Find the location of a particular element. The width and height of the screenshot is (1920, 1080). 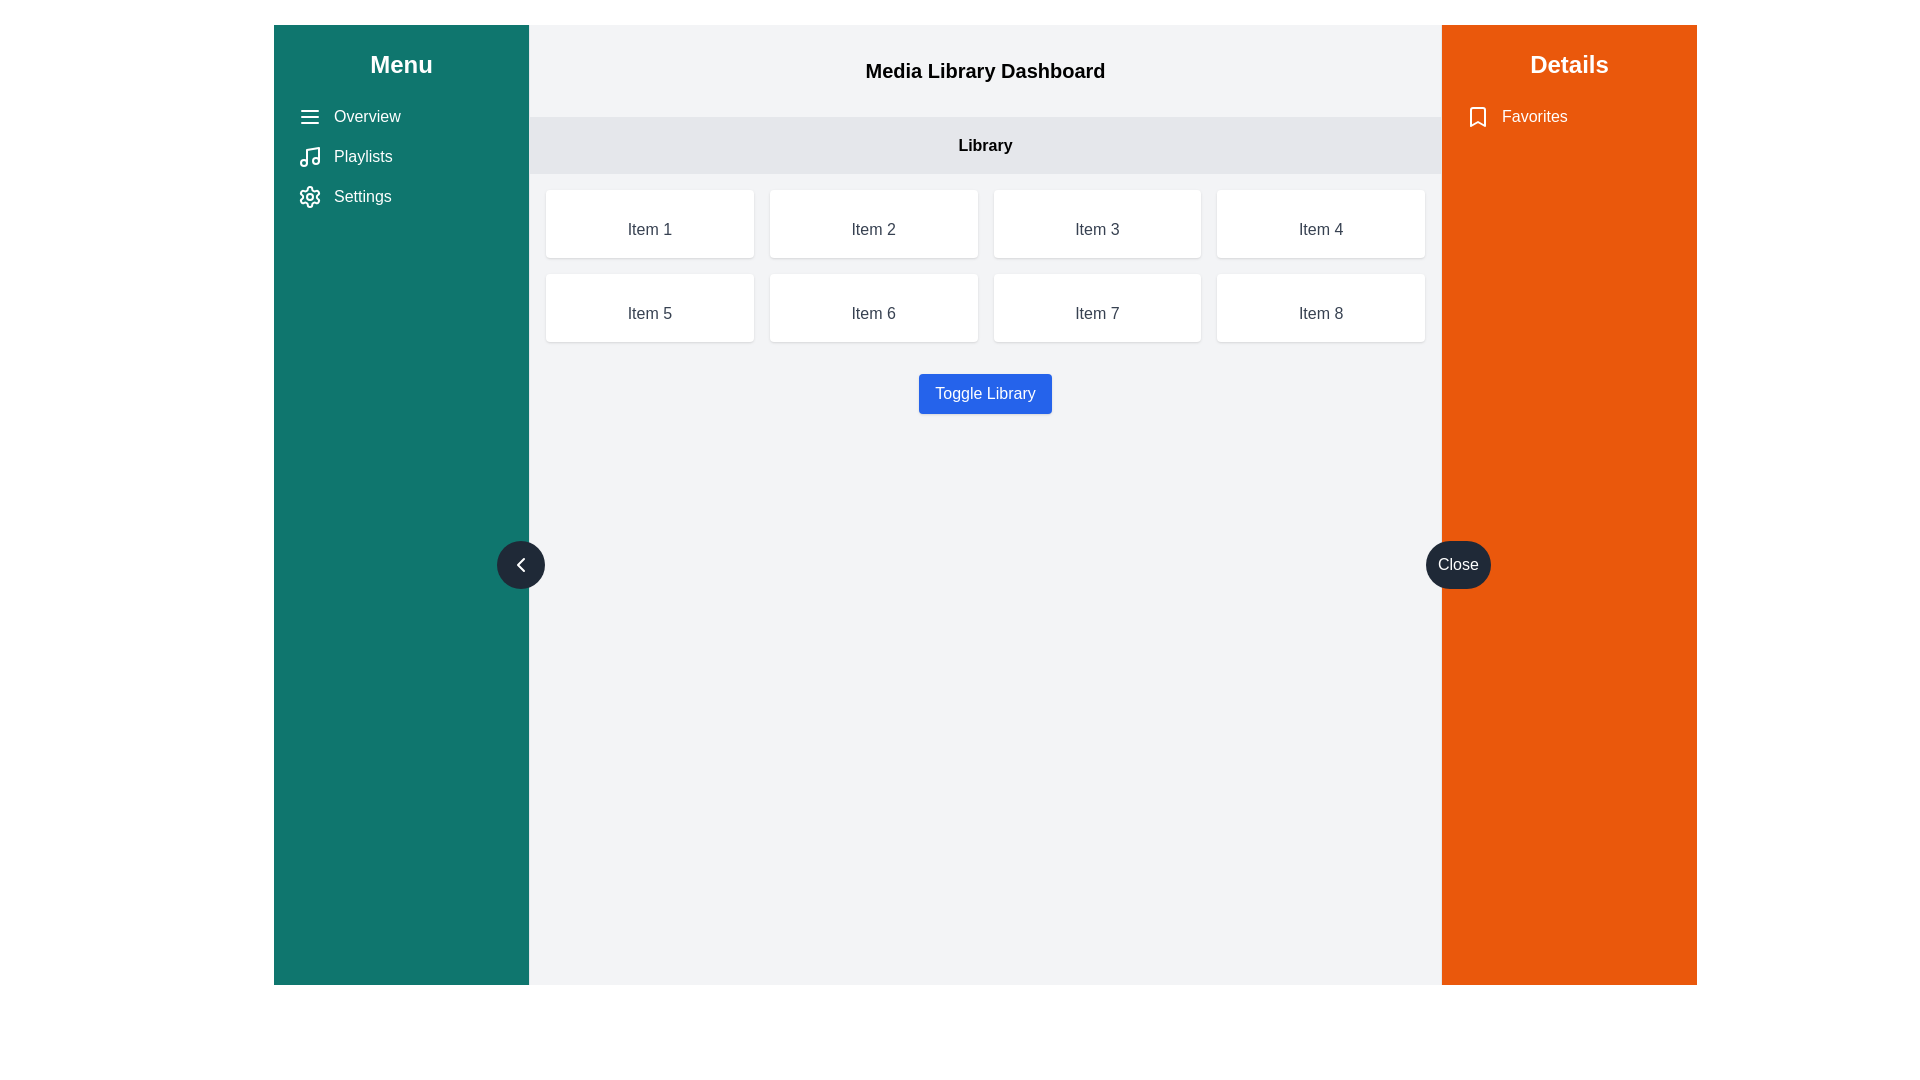

the rectangular blue button labeled 'Toggle Library' is located at coordinates (985, 393).